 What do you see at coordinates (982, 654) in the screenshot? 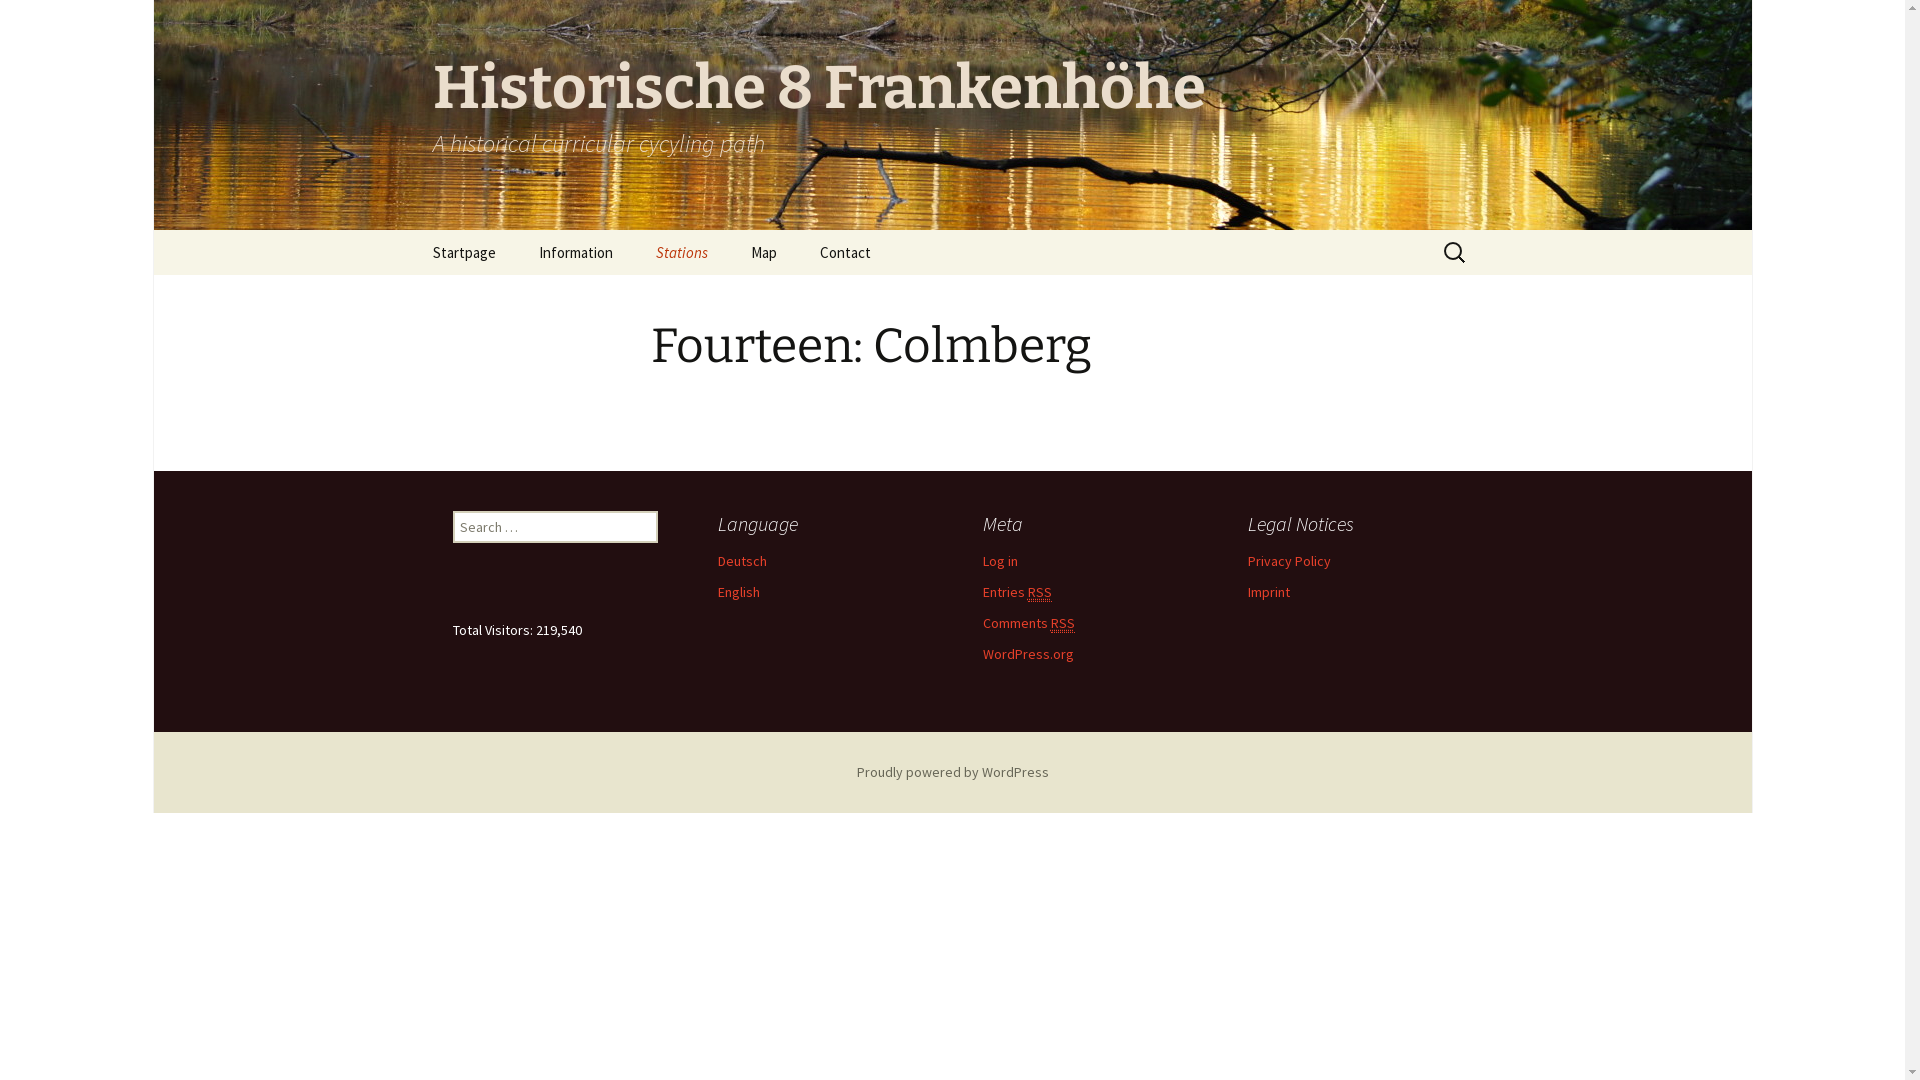
I see `'WordPress.org'` at bounding box center [982, 654].